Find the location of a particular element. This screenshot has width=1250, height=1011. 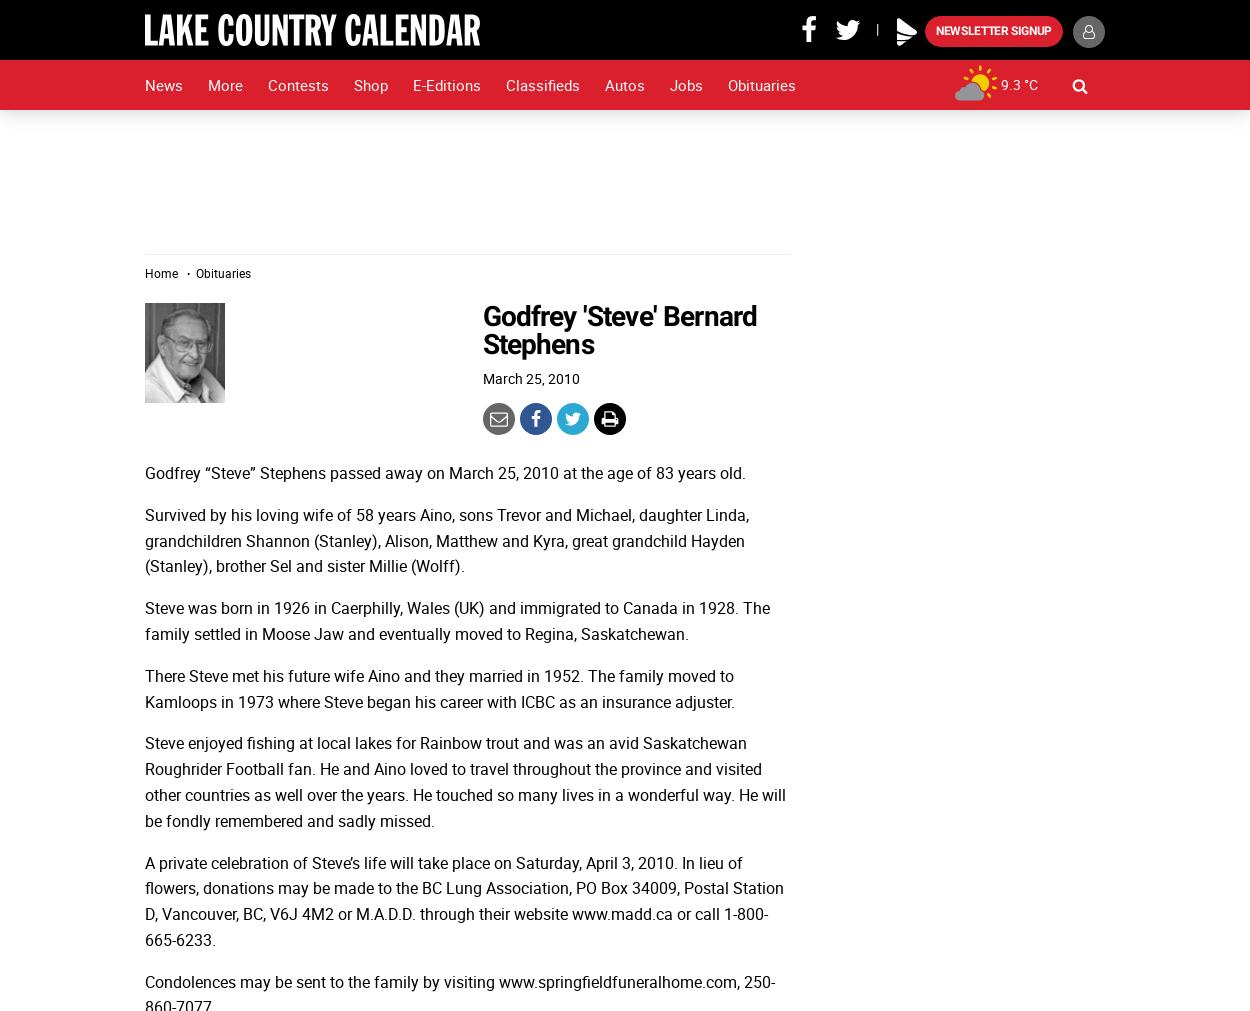

'Godfrey “Steve” Stephens passed away on March 25, 2010 at the age of 83 years old.' is located at coordinates (444, 472).